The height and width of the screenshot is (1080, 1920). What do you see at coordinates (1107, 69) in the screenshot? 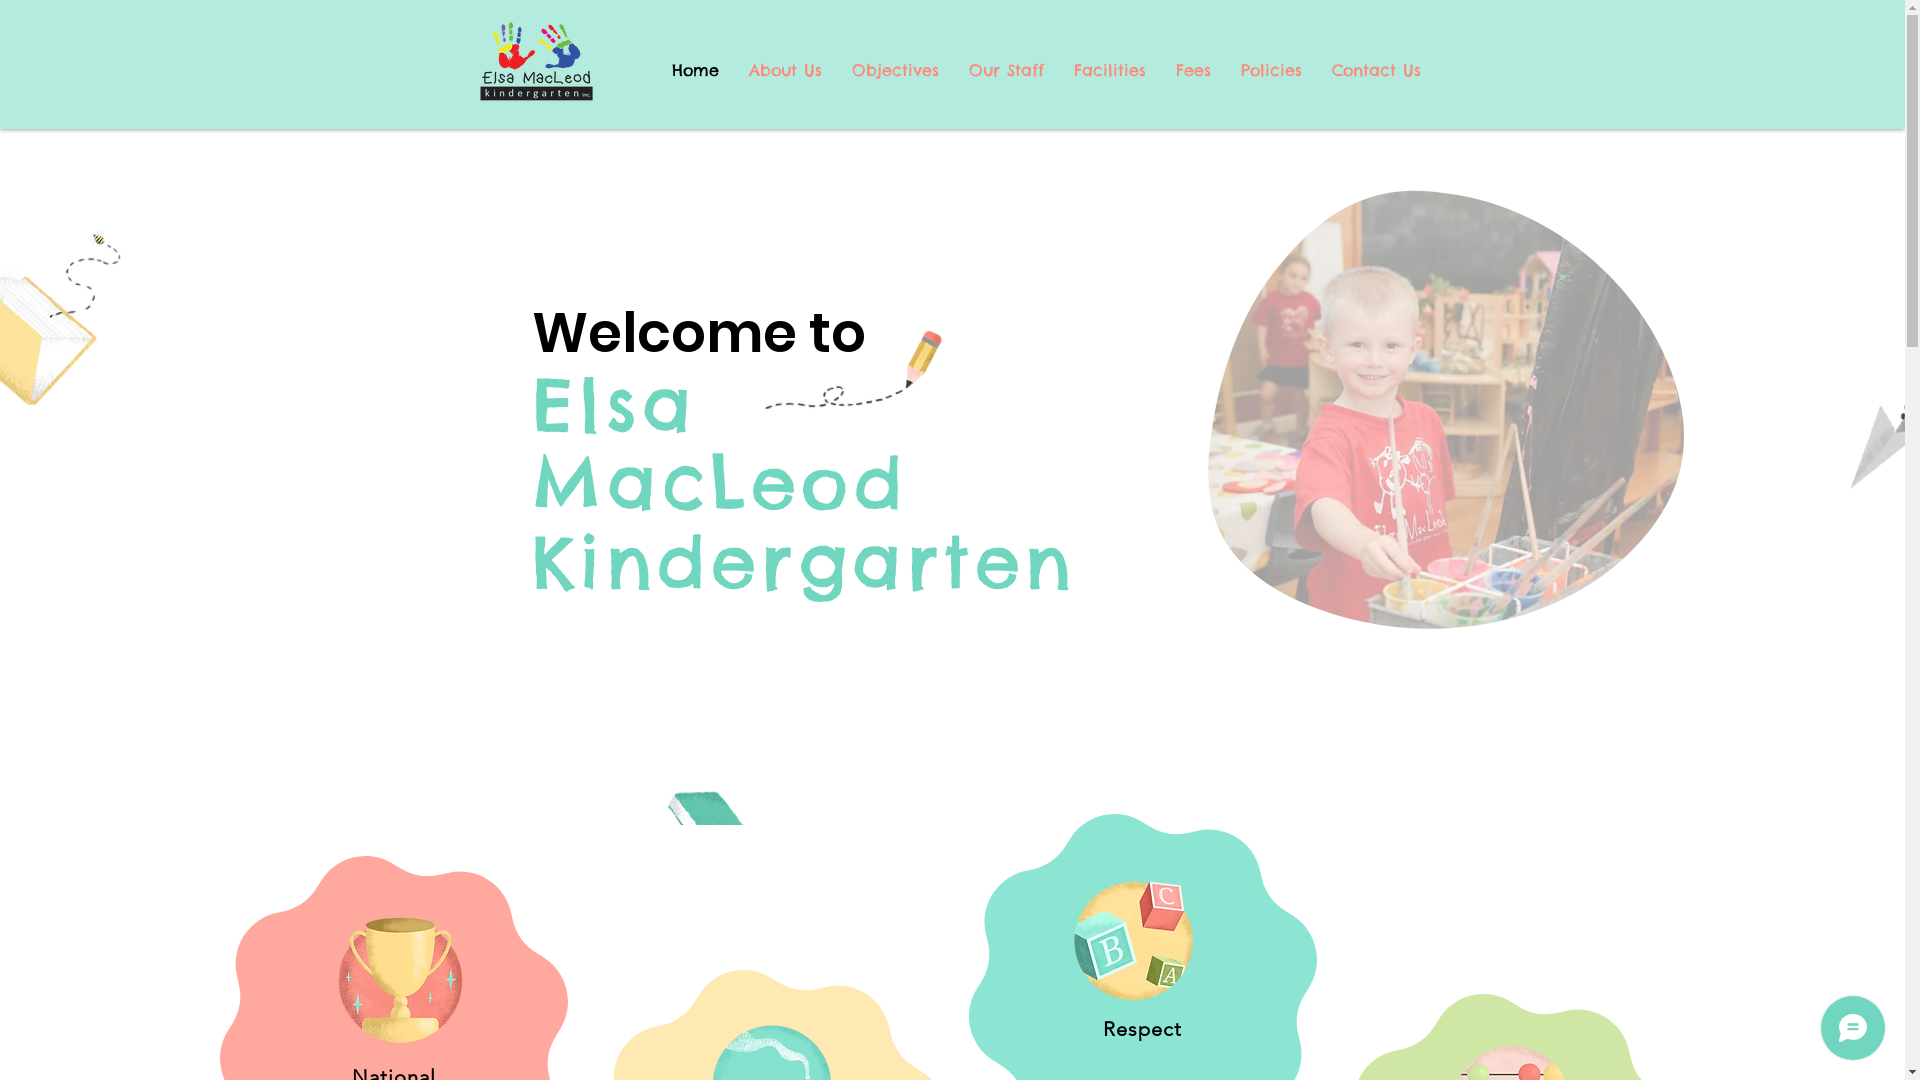
I see `'Facilities'` at bounding box center [1107, 69].